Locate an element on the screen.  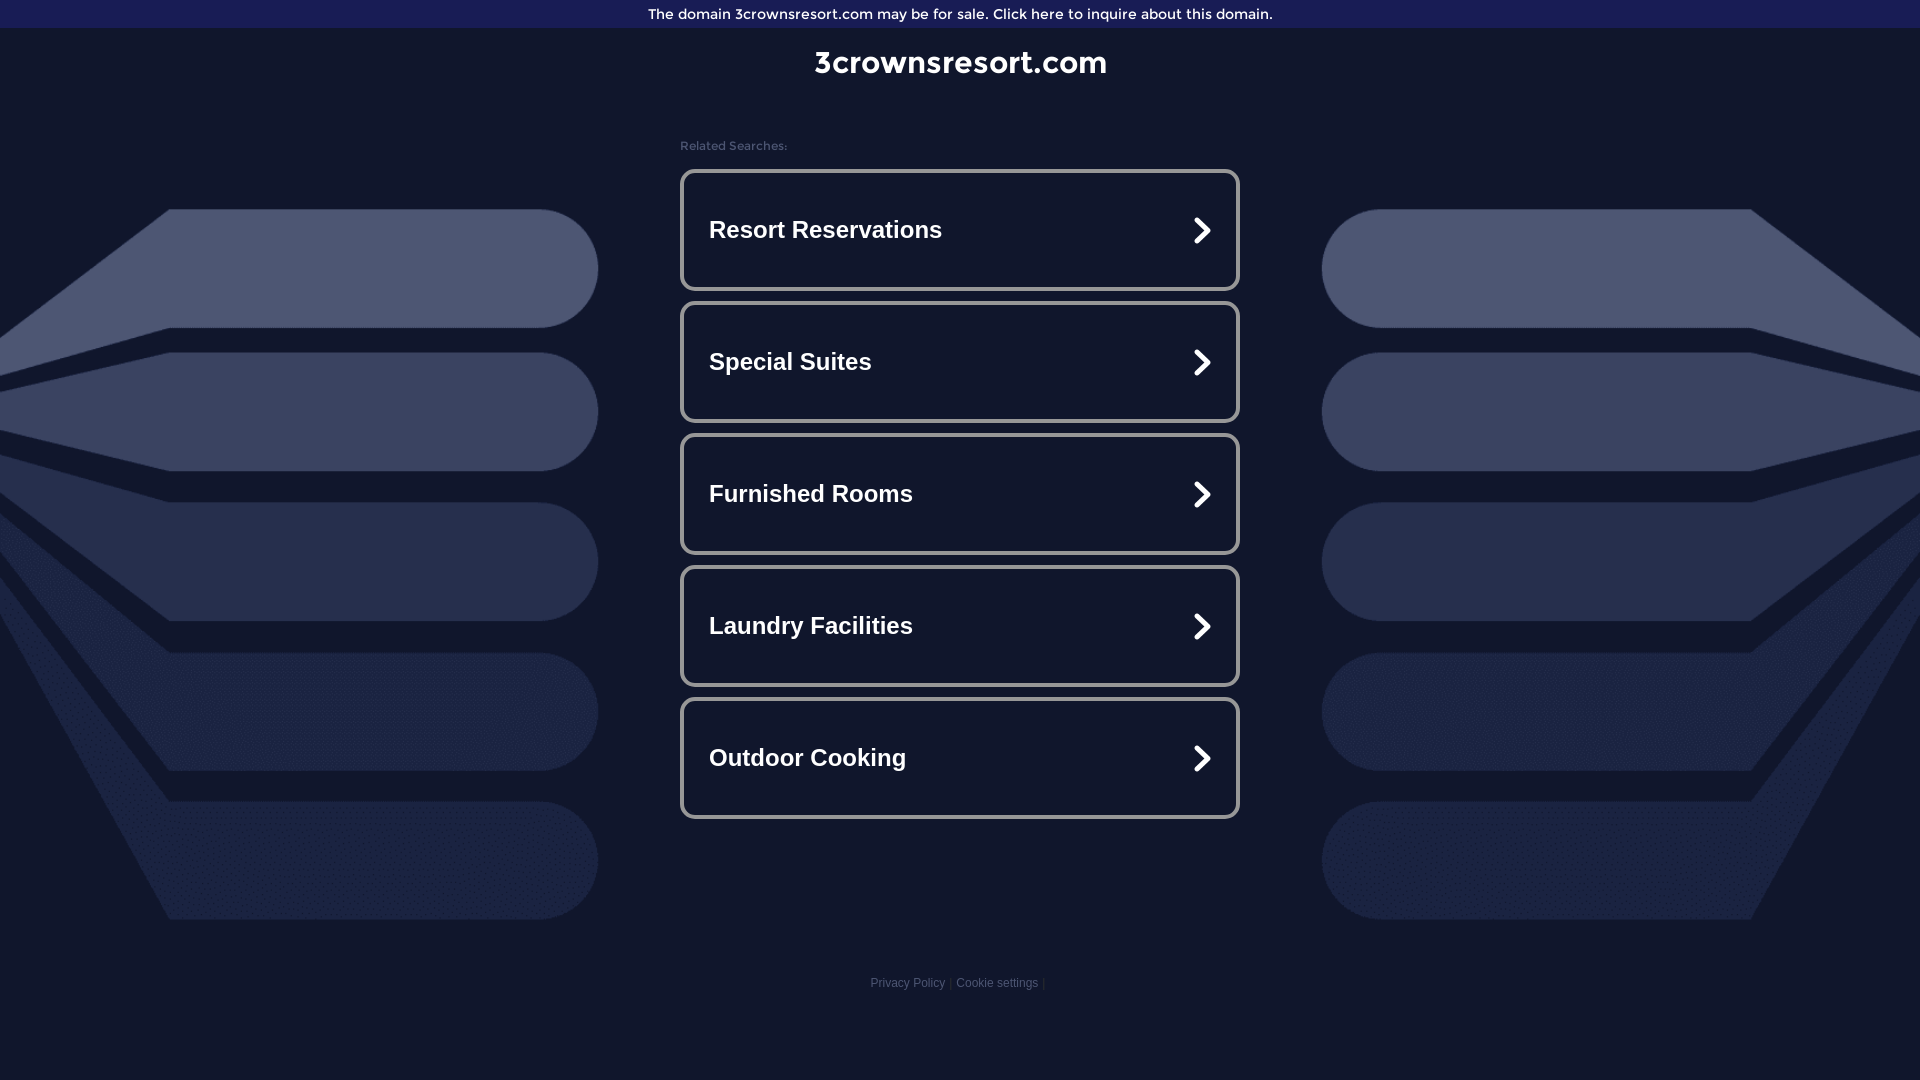
'Outdoor Cooking' is located at coordinates (960, 758).